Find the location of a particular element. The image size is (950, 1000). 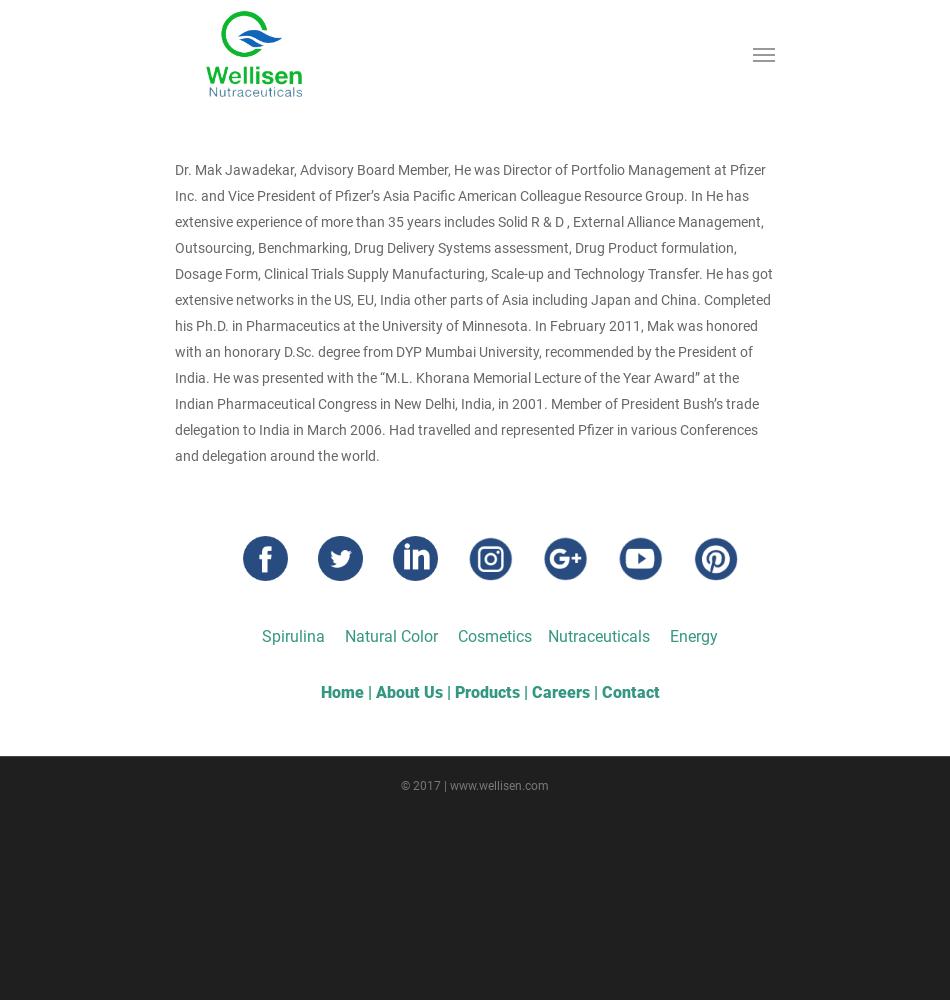

'Cosmetics' is located at coordinates (495, 636).